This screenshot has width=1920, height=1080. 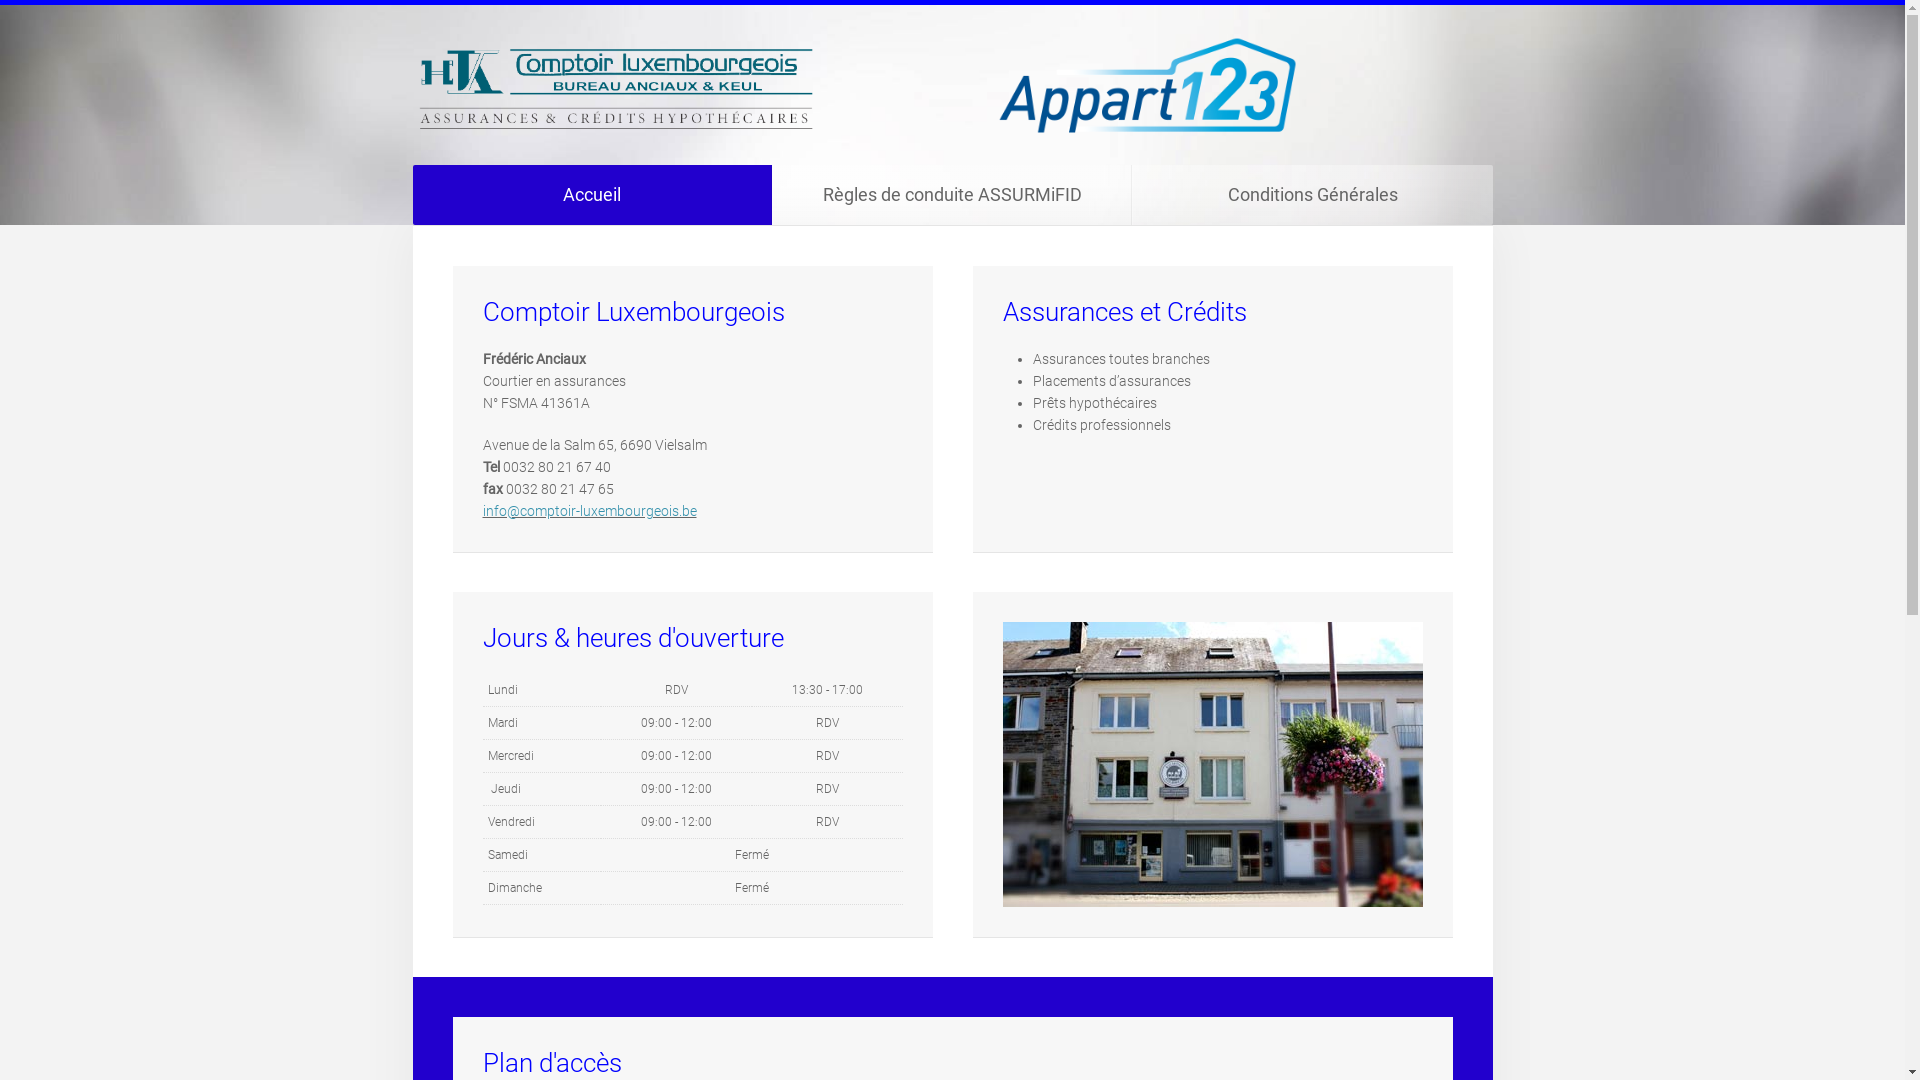 I want to click on 'Accueil', so click(x=590, y=195).